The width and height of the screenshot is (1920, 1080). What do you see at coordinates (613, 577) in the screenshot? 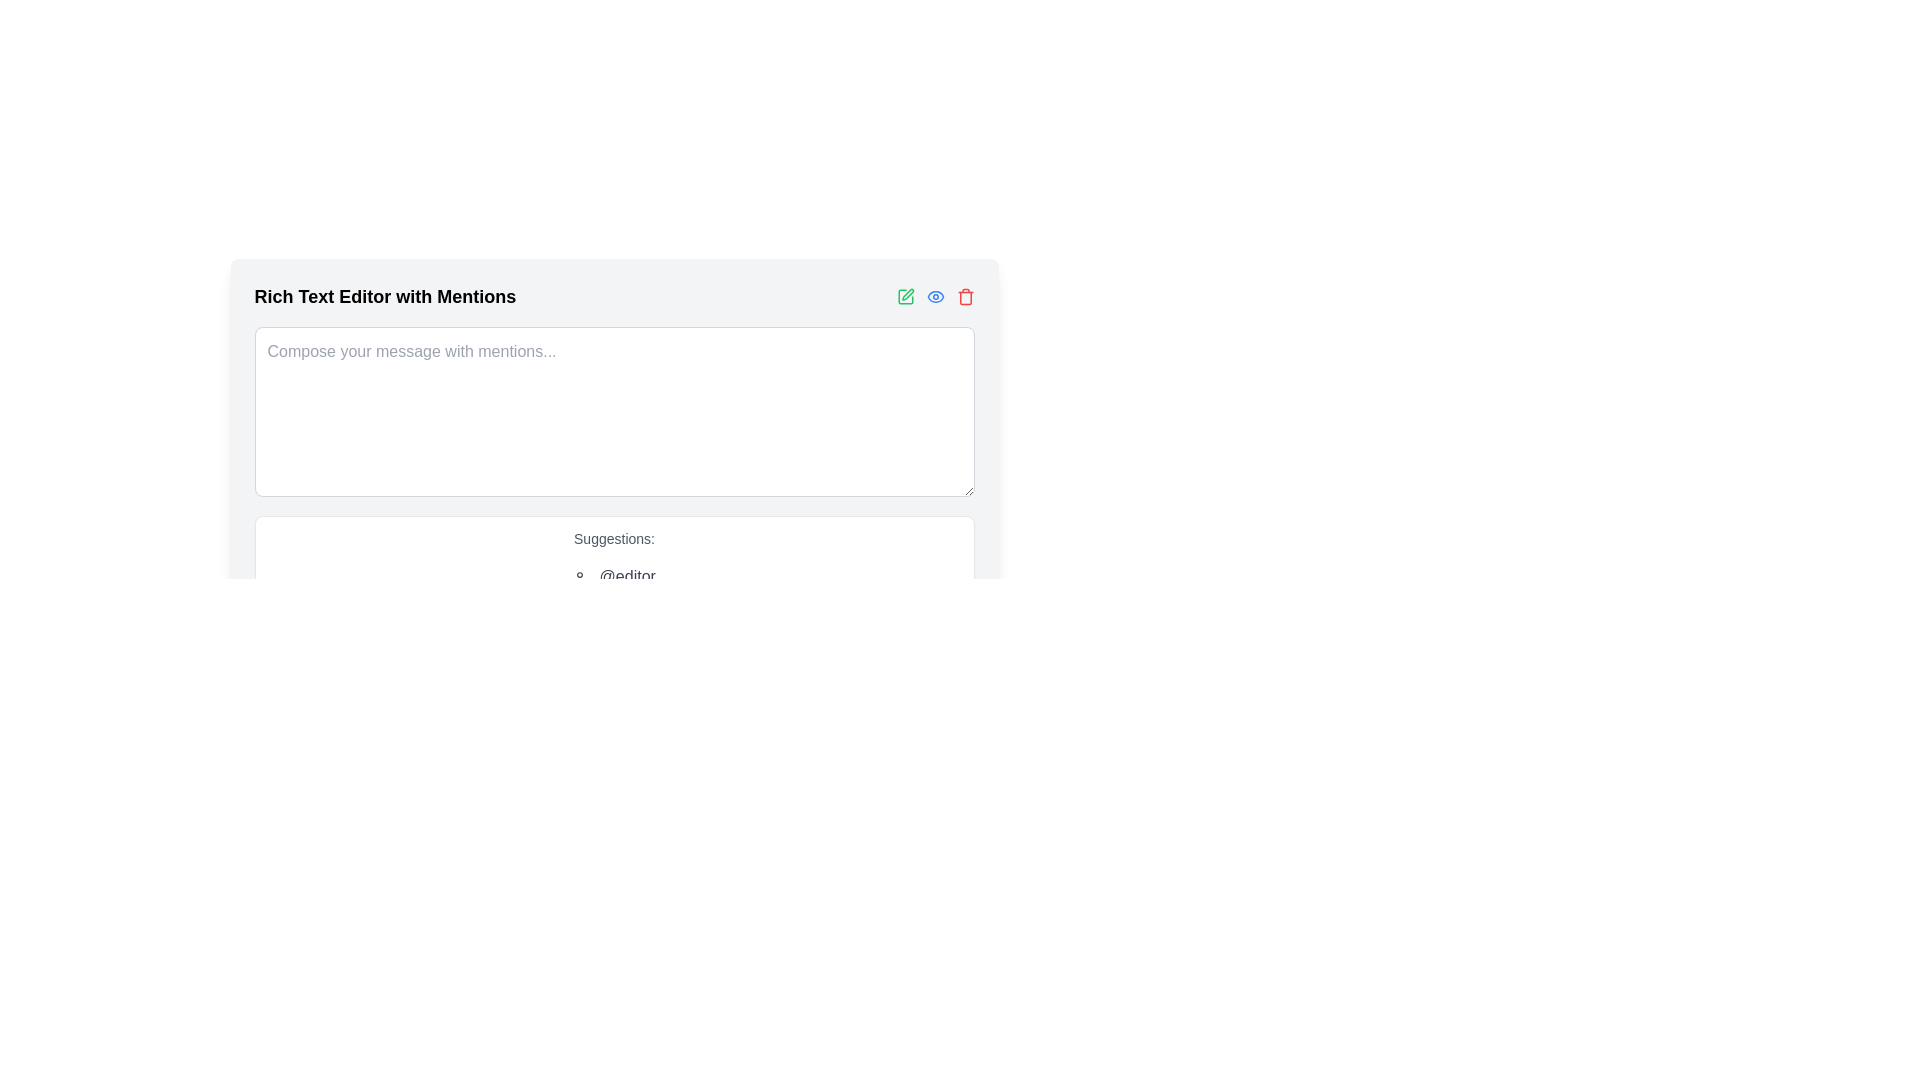
I see `the clickable list item labeled '@editor' that features a user icon and a light indigo hover effect` at bounding box center [613, 577].